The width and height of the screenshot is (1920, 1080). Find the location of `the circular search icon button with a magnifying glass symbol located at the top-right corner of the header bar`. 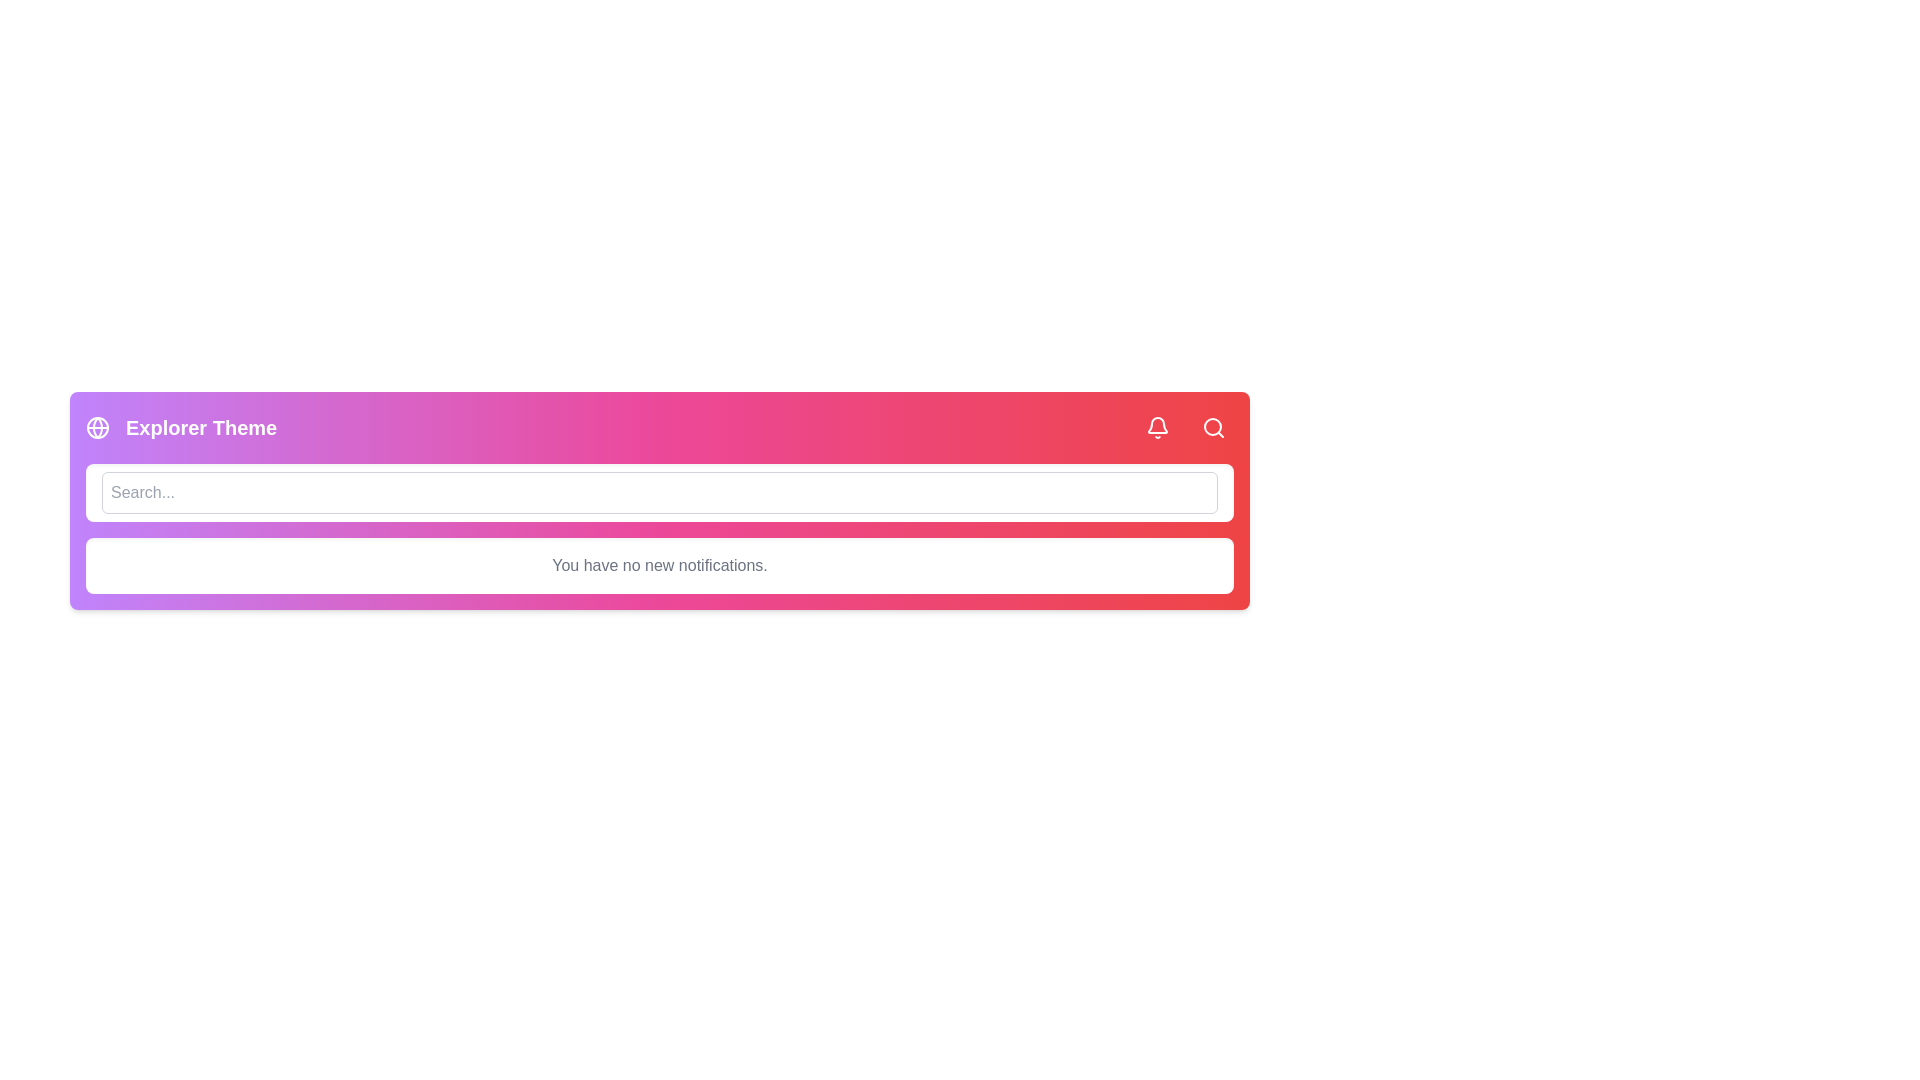

the circular search icon button with a magnifying glass symbol located at the top-right corner of the header bar is located at coordinates (1213, 427).